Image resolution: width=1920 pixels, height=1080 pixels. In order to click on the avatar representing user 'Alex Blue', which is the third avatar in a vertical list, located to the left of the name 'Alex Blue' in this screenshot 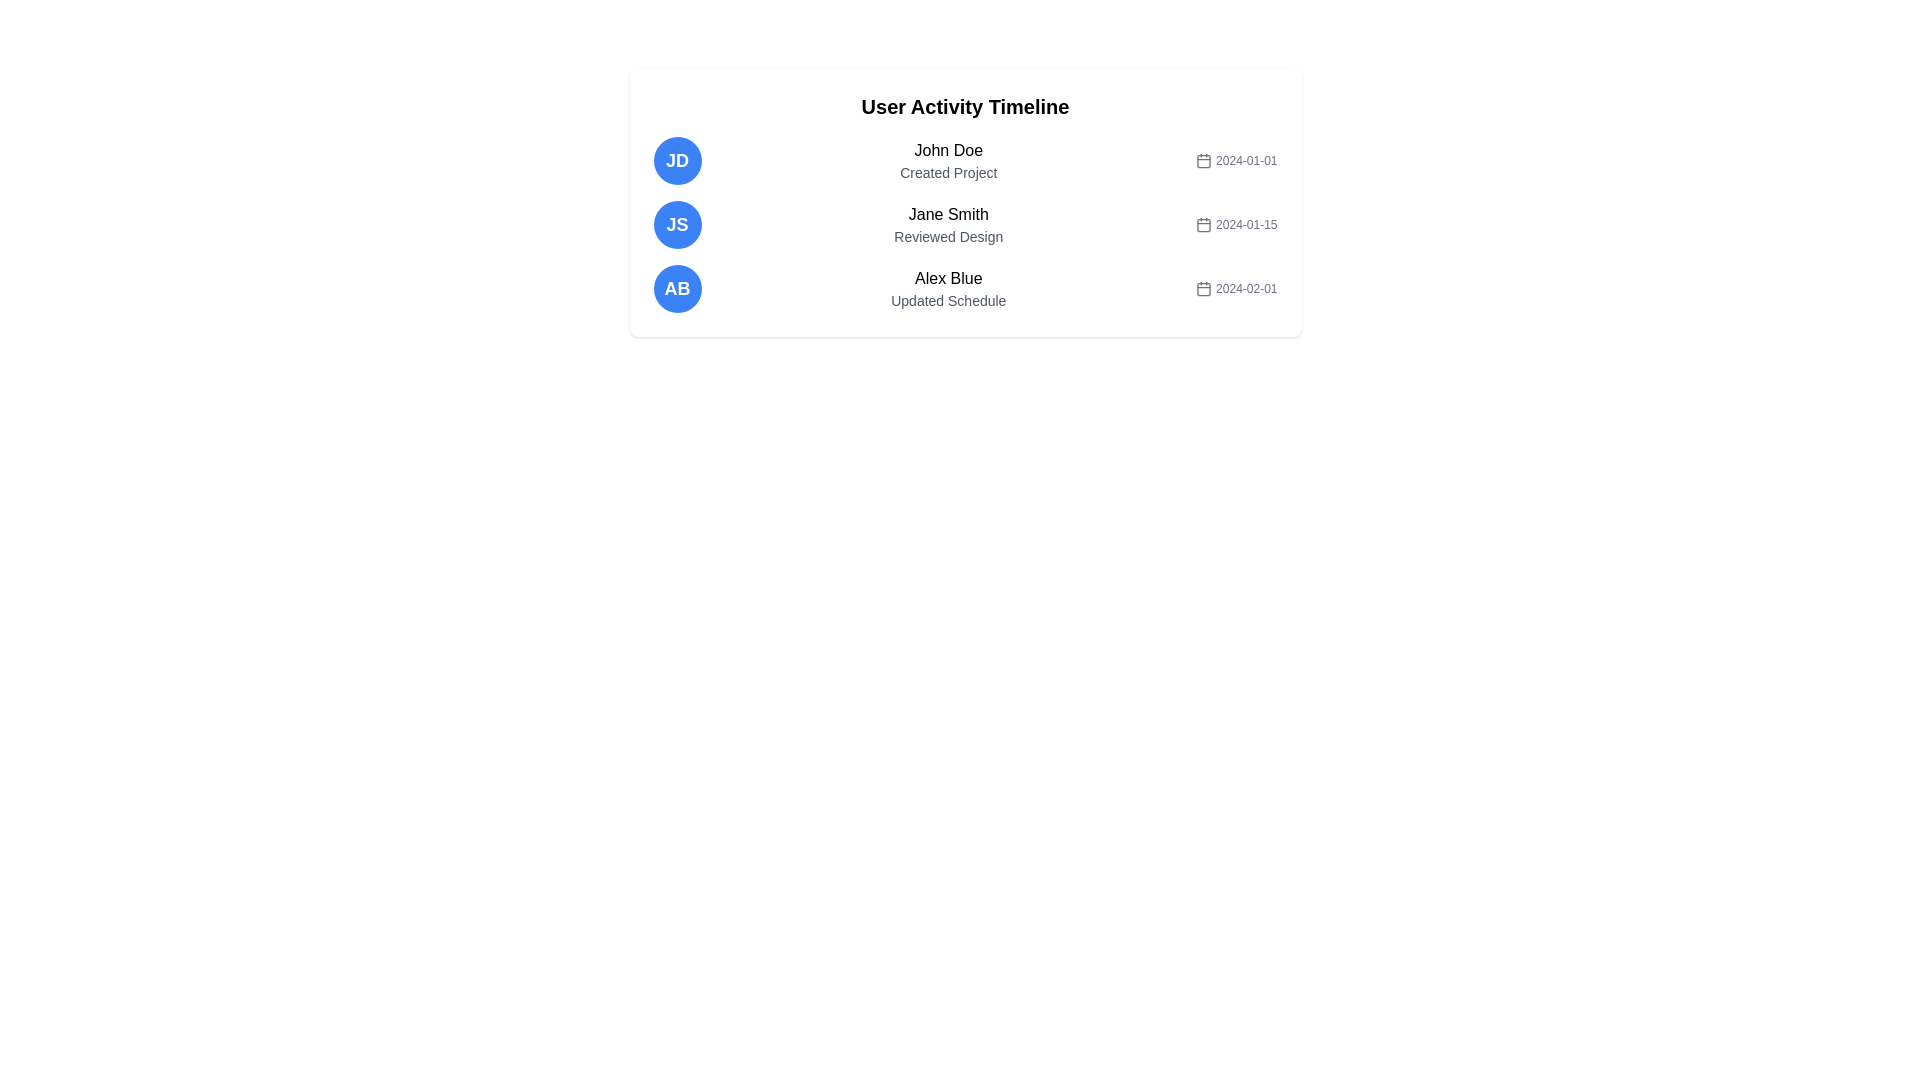, I will do `click(677, 289)`.